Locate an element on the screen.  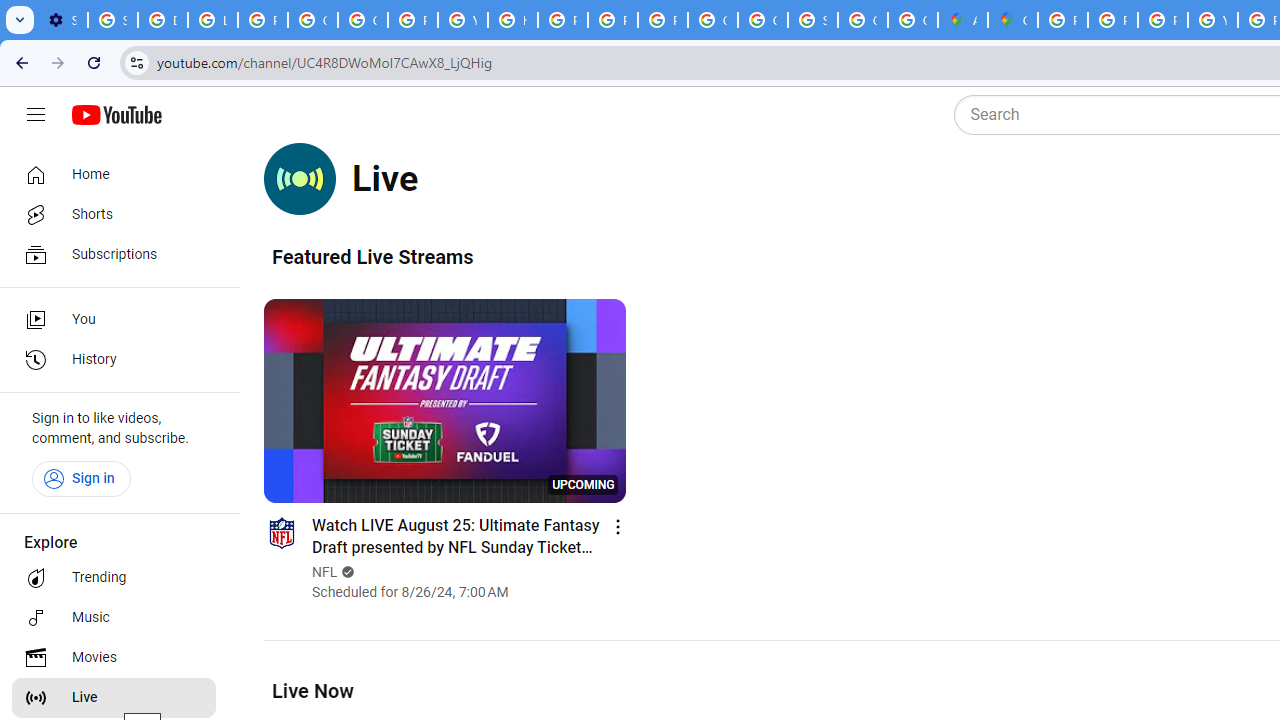
'Guide' is located at coordinates (35, 115).